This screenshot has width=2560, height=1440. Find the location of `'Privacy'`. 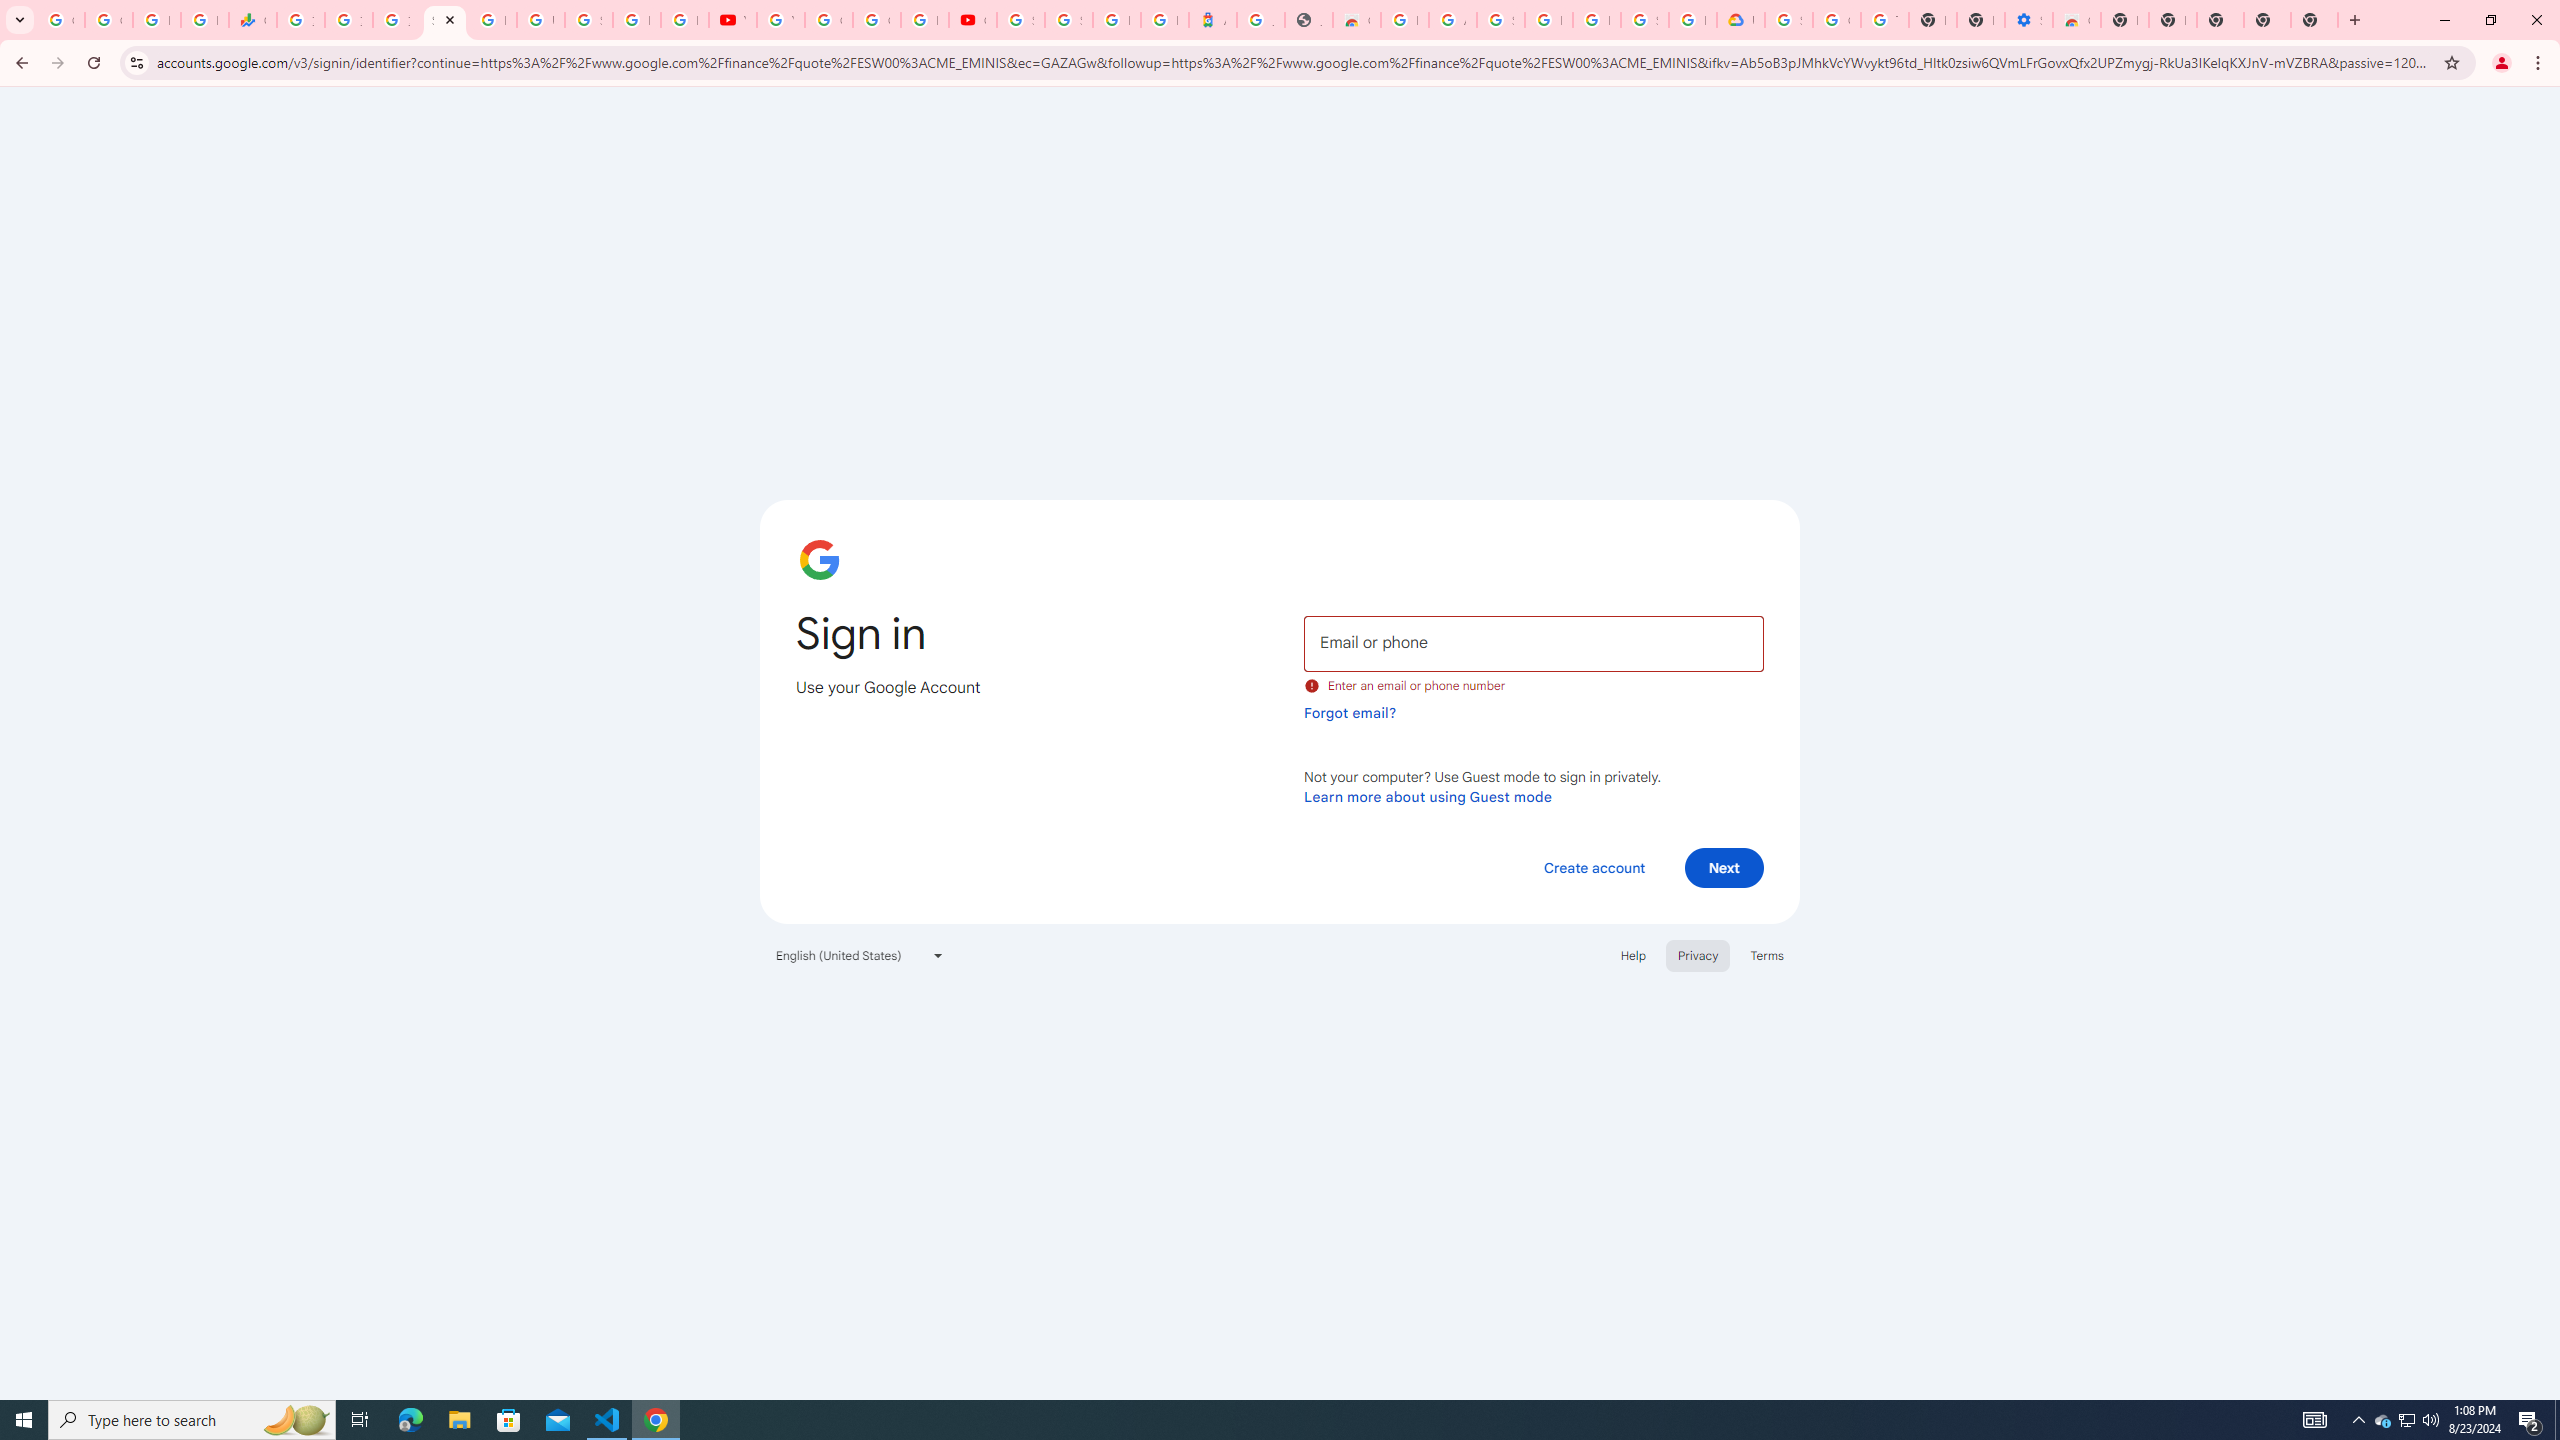

'Privacy' is located at coordinates (1696, 954).